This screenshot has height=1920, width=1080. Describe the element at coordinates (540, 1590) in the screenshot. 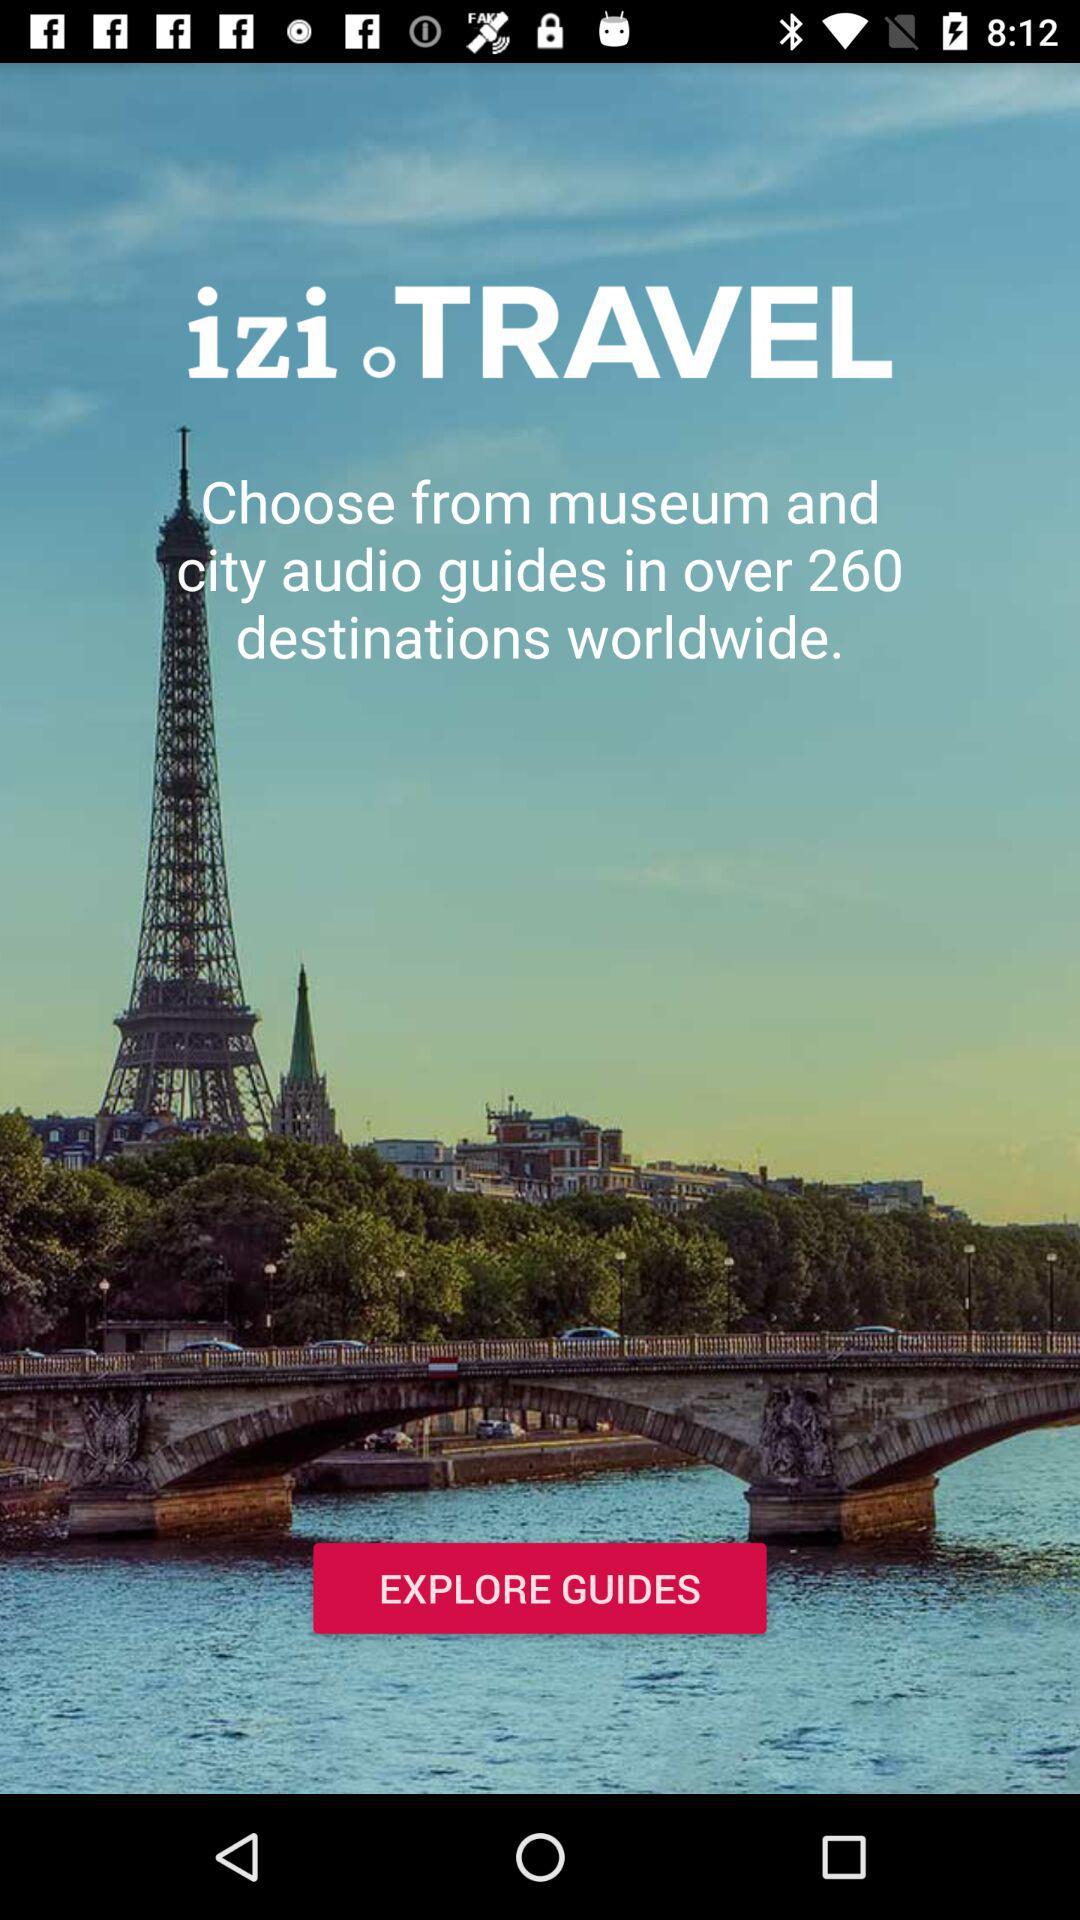

I see `explore guides` at that location.